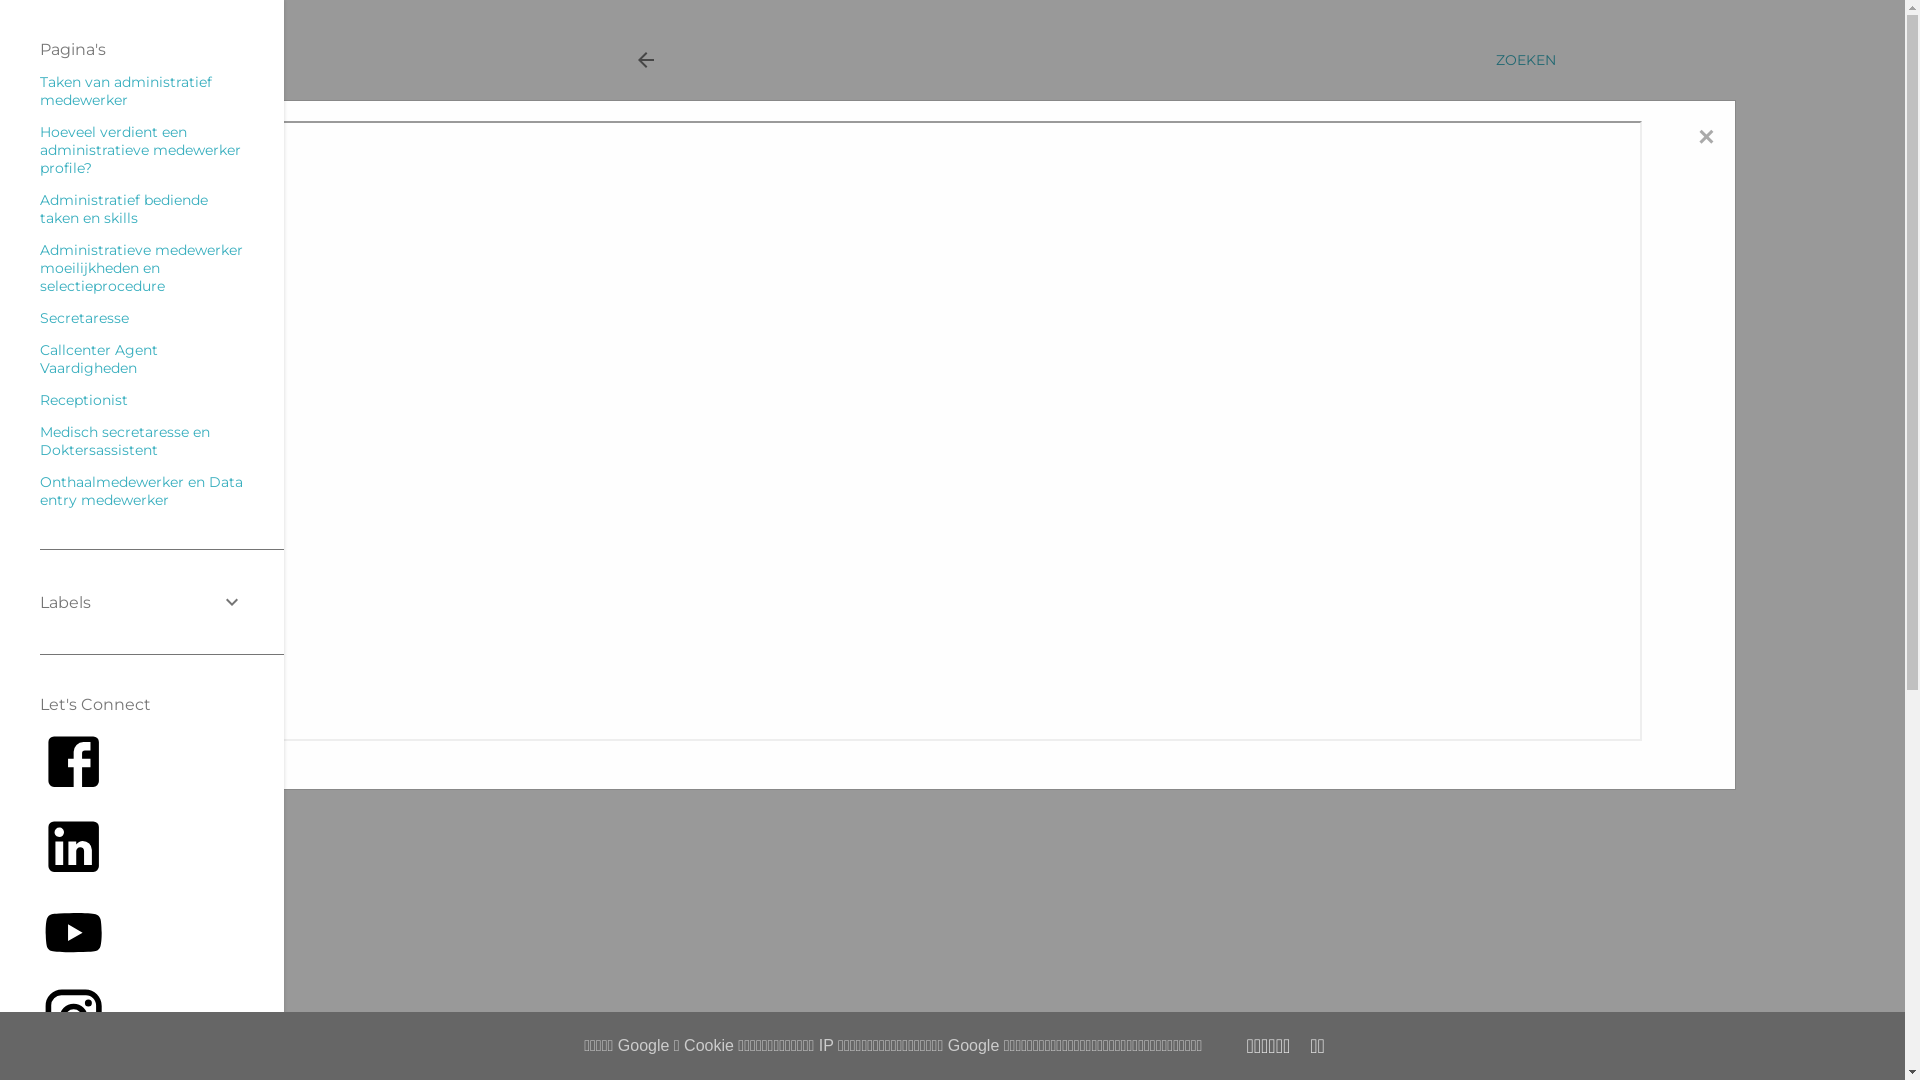 This screenshot has height=1080, width=1920. I want to click on 'Administratief bediende taken en skills', so click(123, 208).